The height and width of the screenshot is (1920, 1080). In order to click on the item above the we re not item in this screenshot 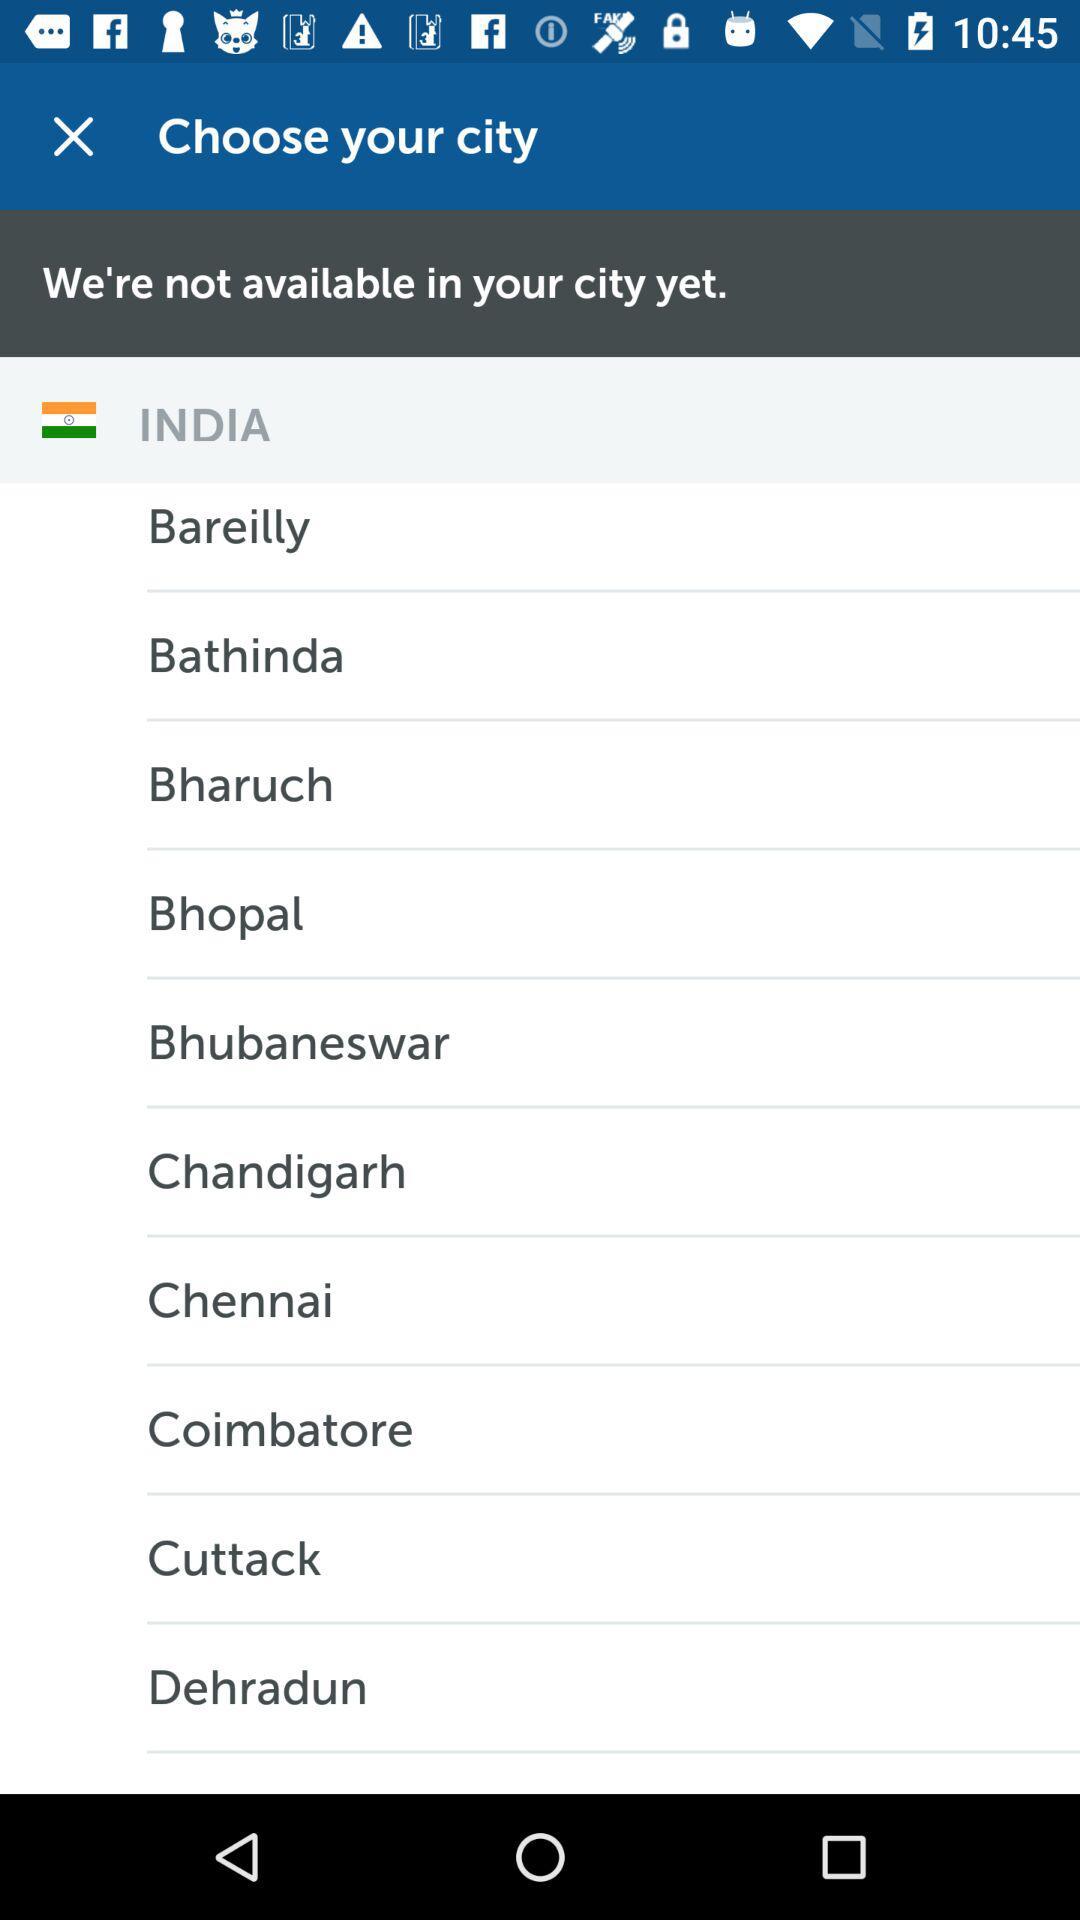, I will do `click(72, 135)`.